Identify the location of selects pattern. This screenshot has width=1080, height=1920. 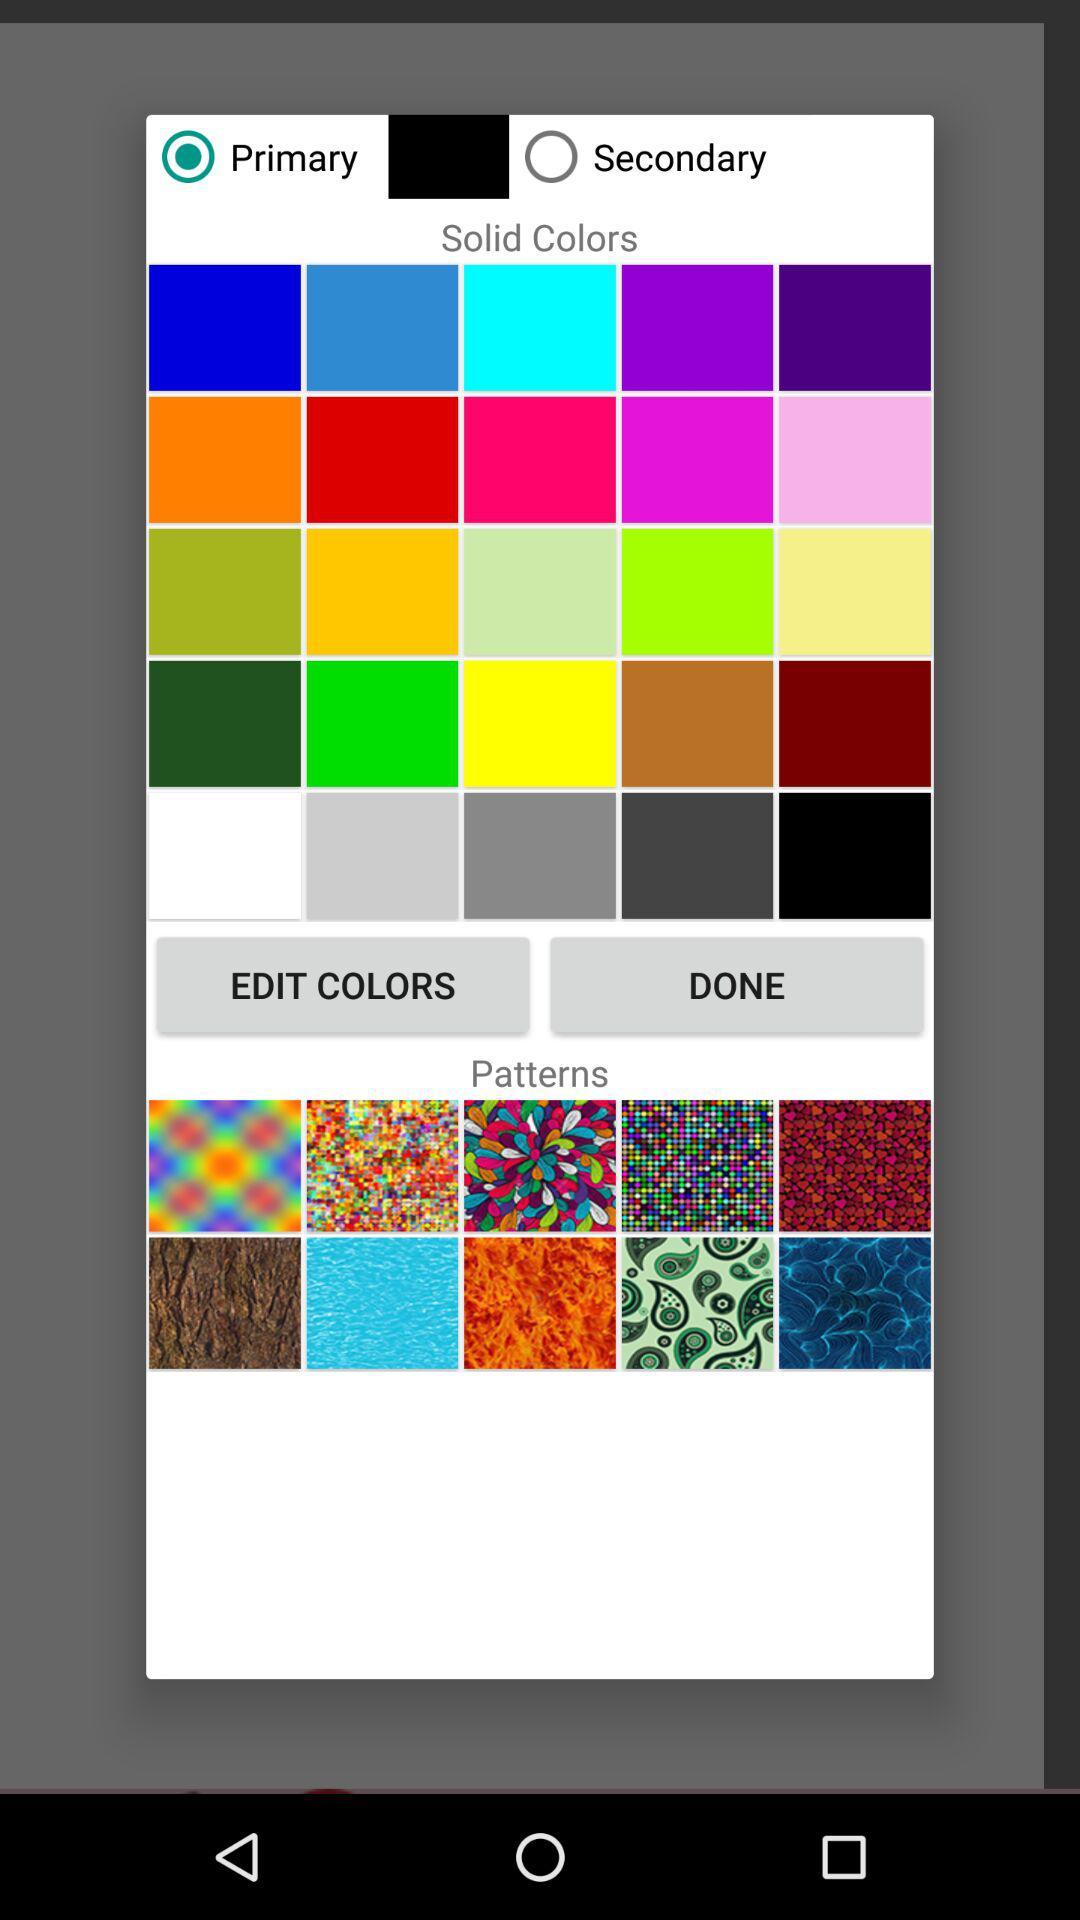
(382, 1303).